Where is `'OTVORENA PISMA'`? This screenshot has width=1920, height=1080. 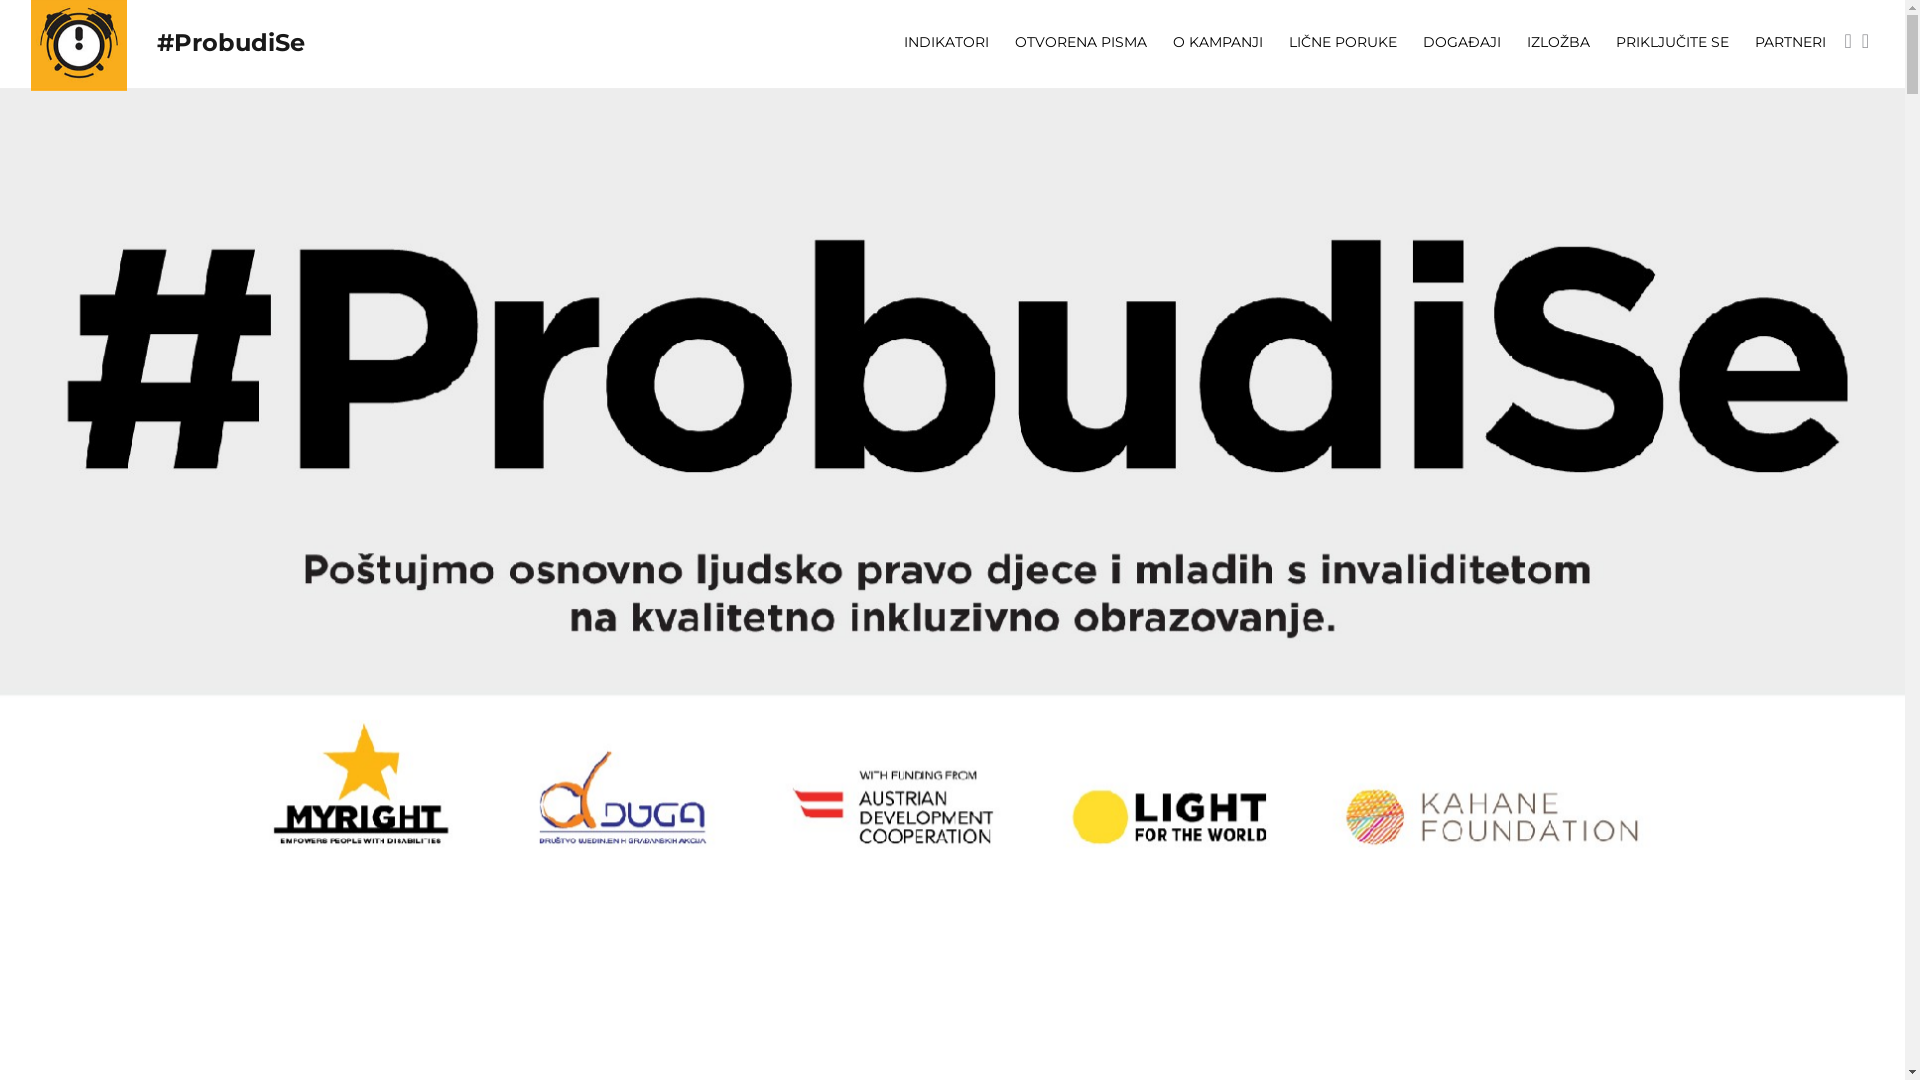
'OTVORENA PISMA' is located at coordinates (1079, 42).